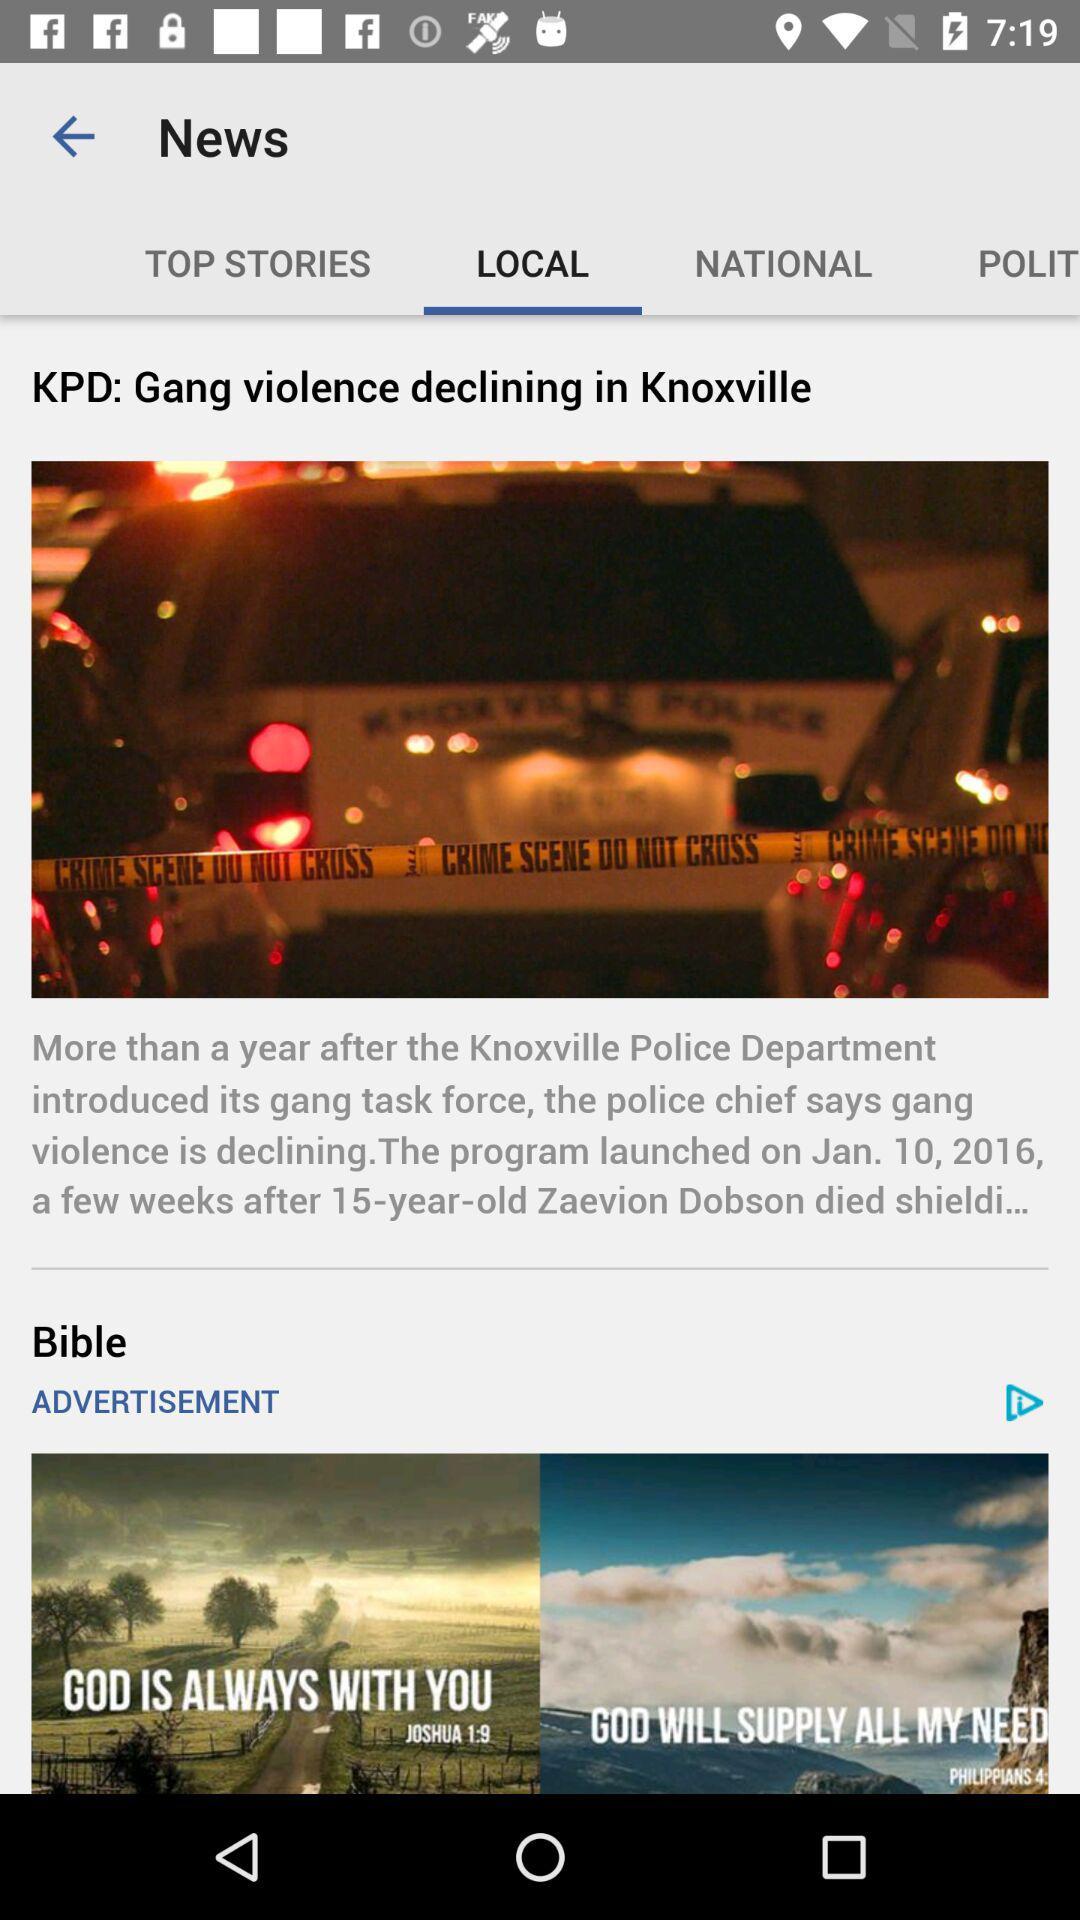  I want to click on bible, so click(540, 1340).